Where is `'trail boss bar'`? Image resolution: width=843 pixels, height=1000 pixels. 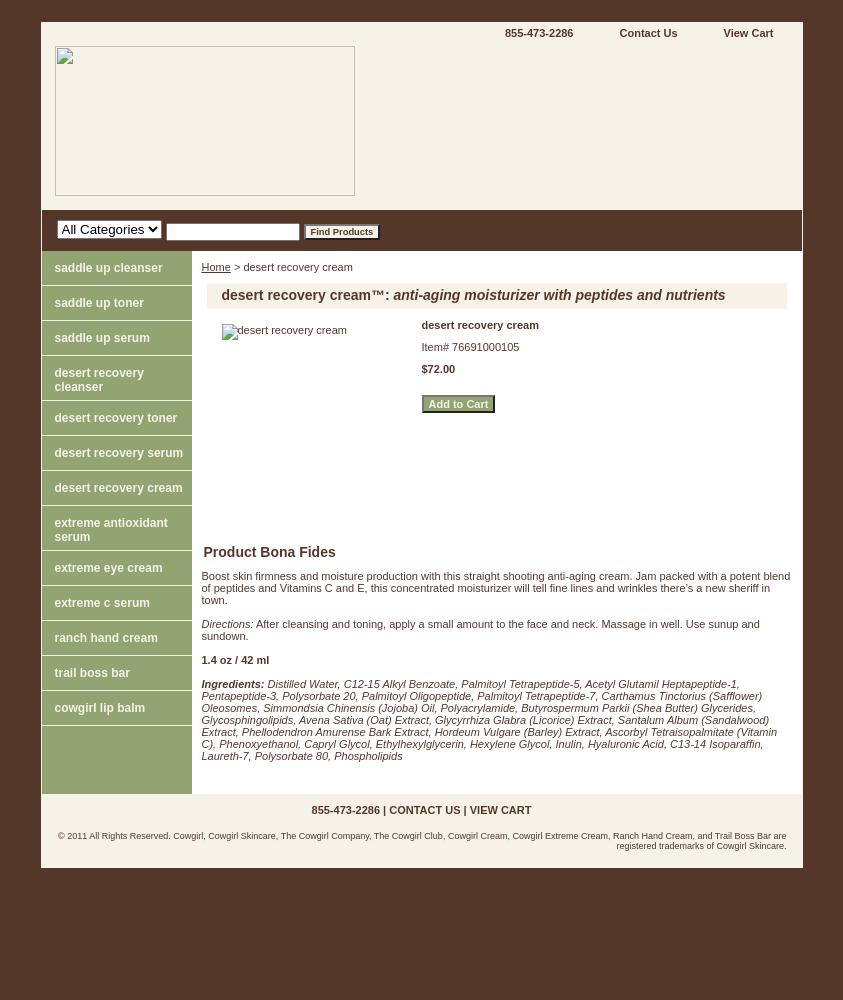 'trail boss bar' is located at coordinates (90, 672).